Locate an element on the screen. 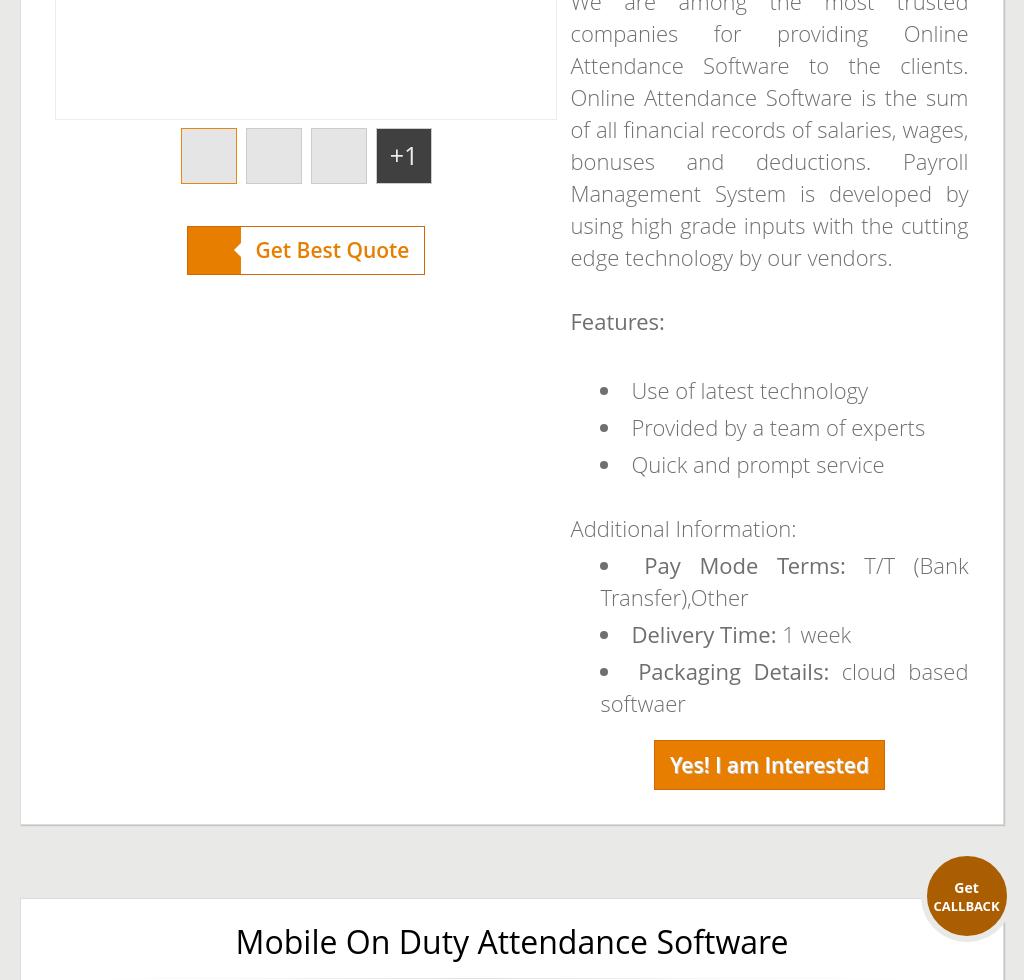  'Pay Mode Terms:' is located at coordinates (752, 564).